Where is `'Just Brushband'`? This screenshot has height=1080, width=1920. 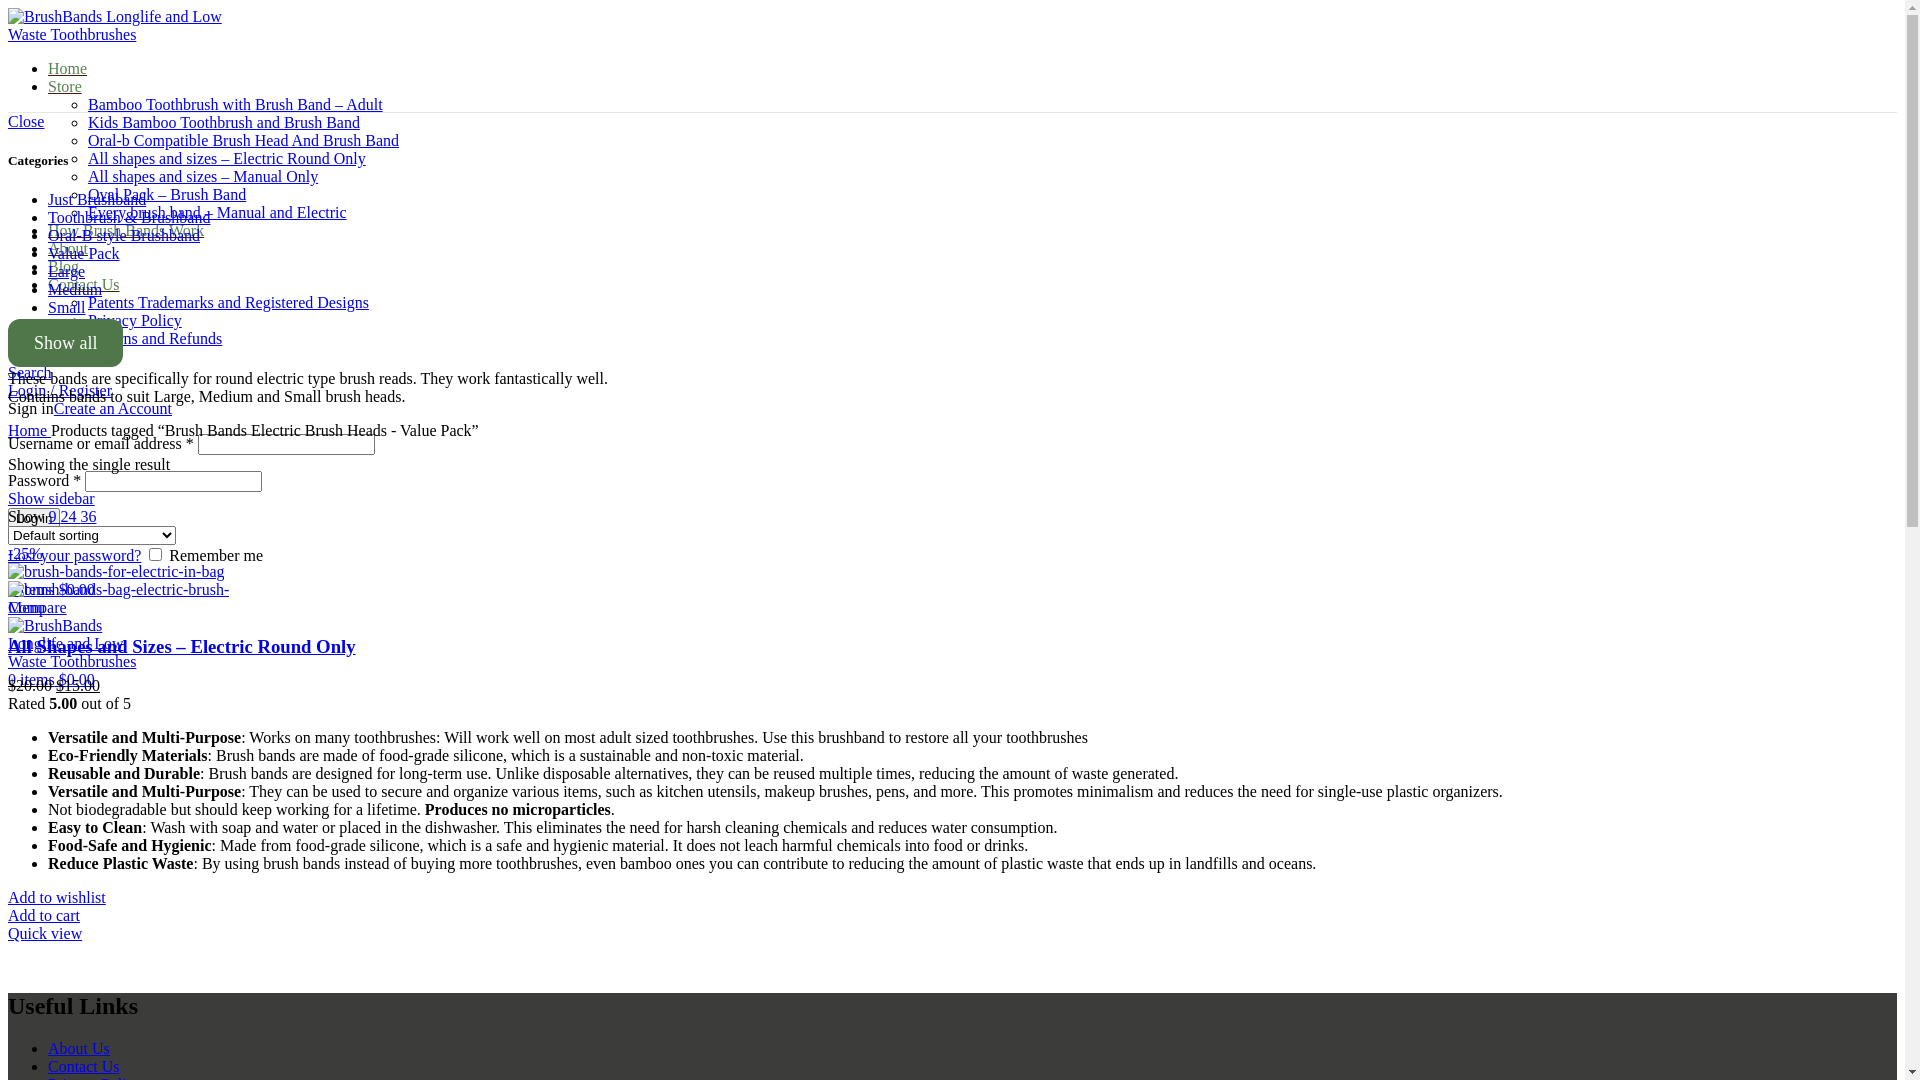
'Just Brushband' is located at coordinates (95, 199).